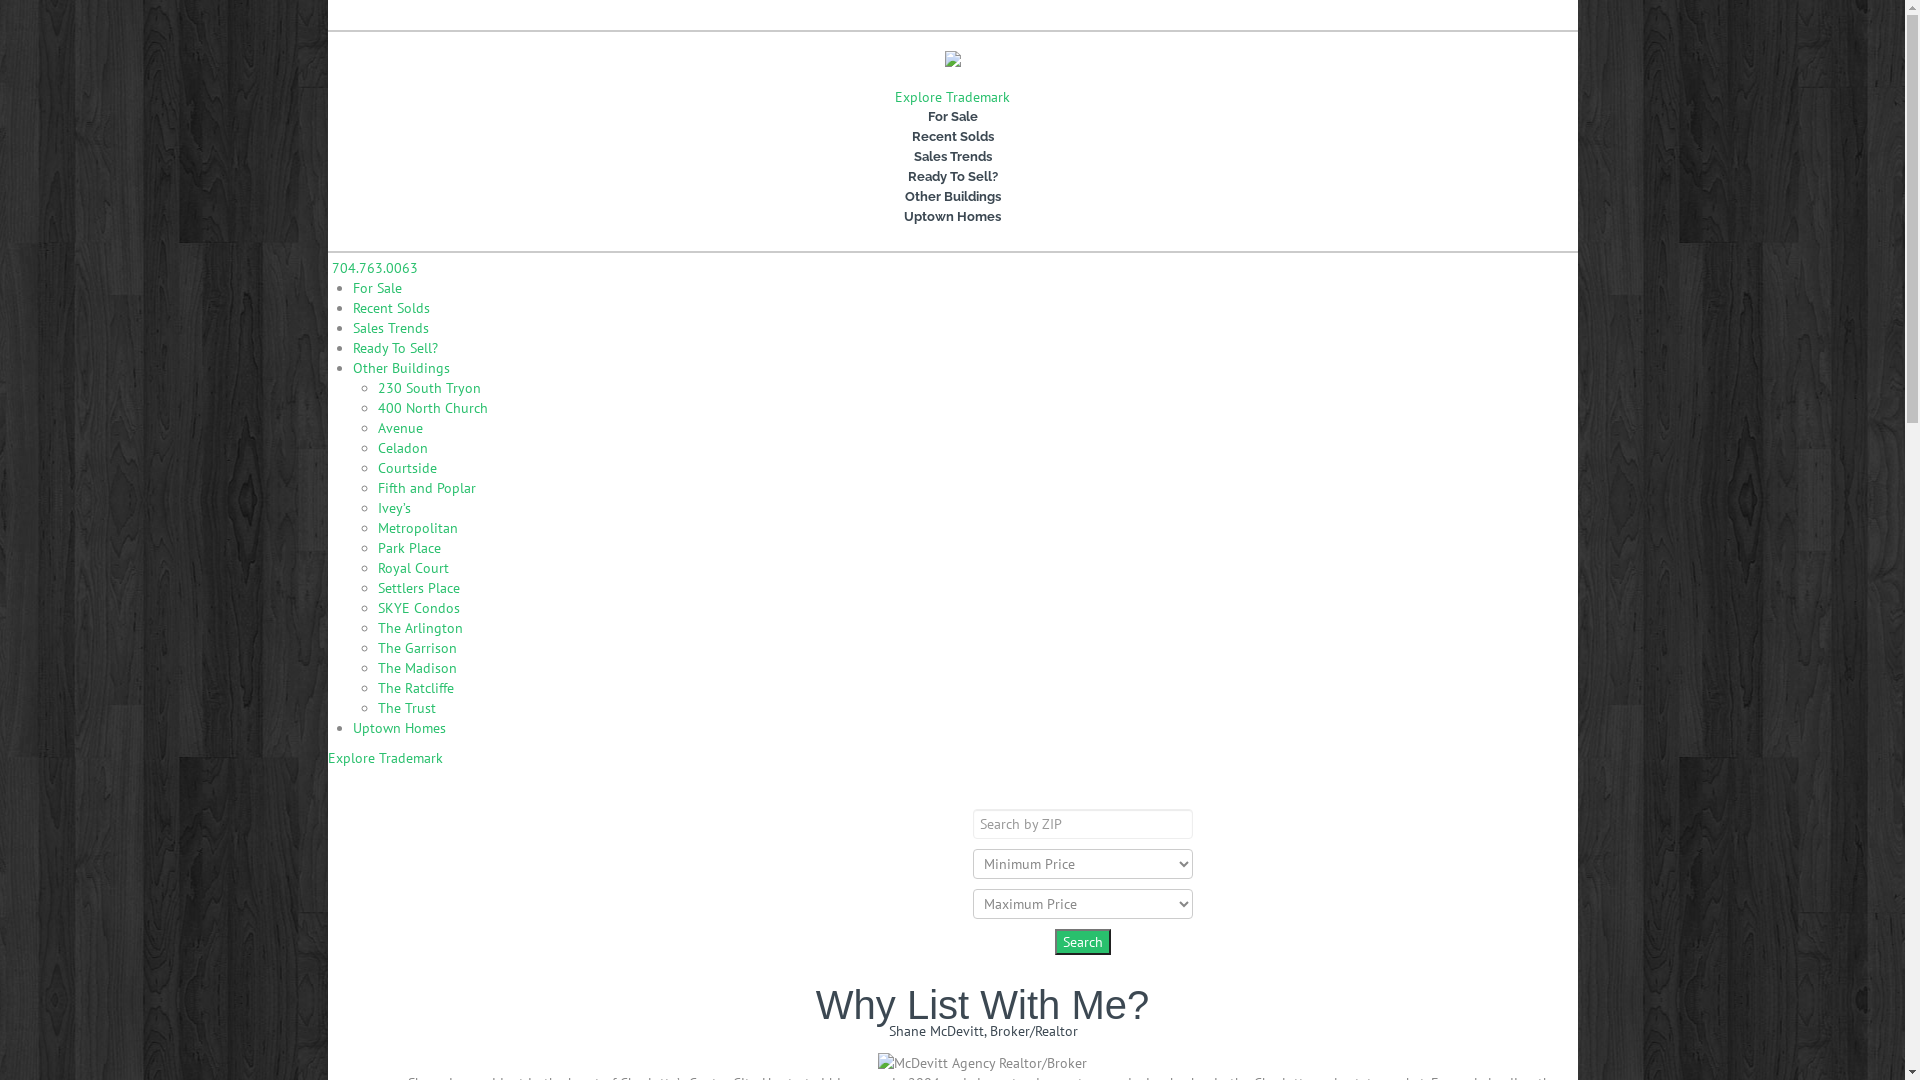 The image size is (1920, 1080). Describe the element at coordinates (373, 266) in the screenshot. I see `' 704.763.0063'` at that location.